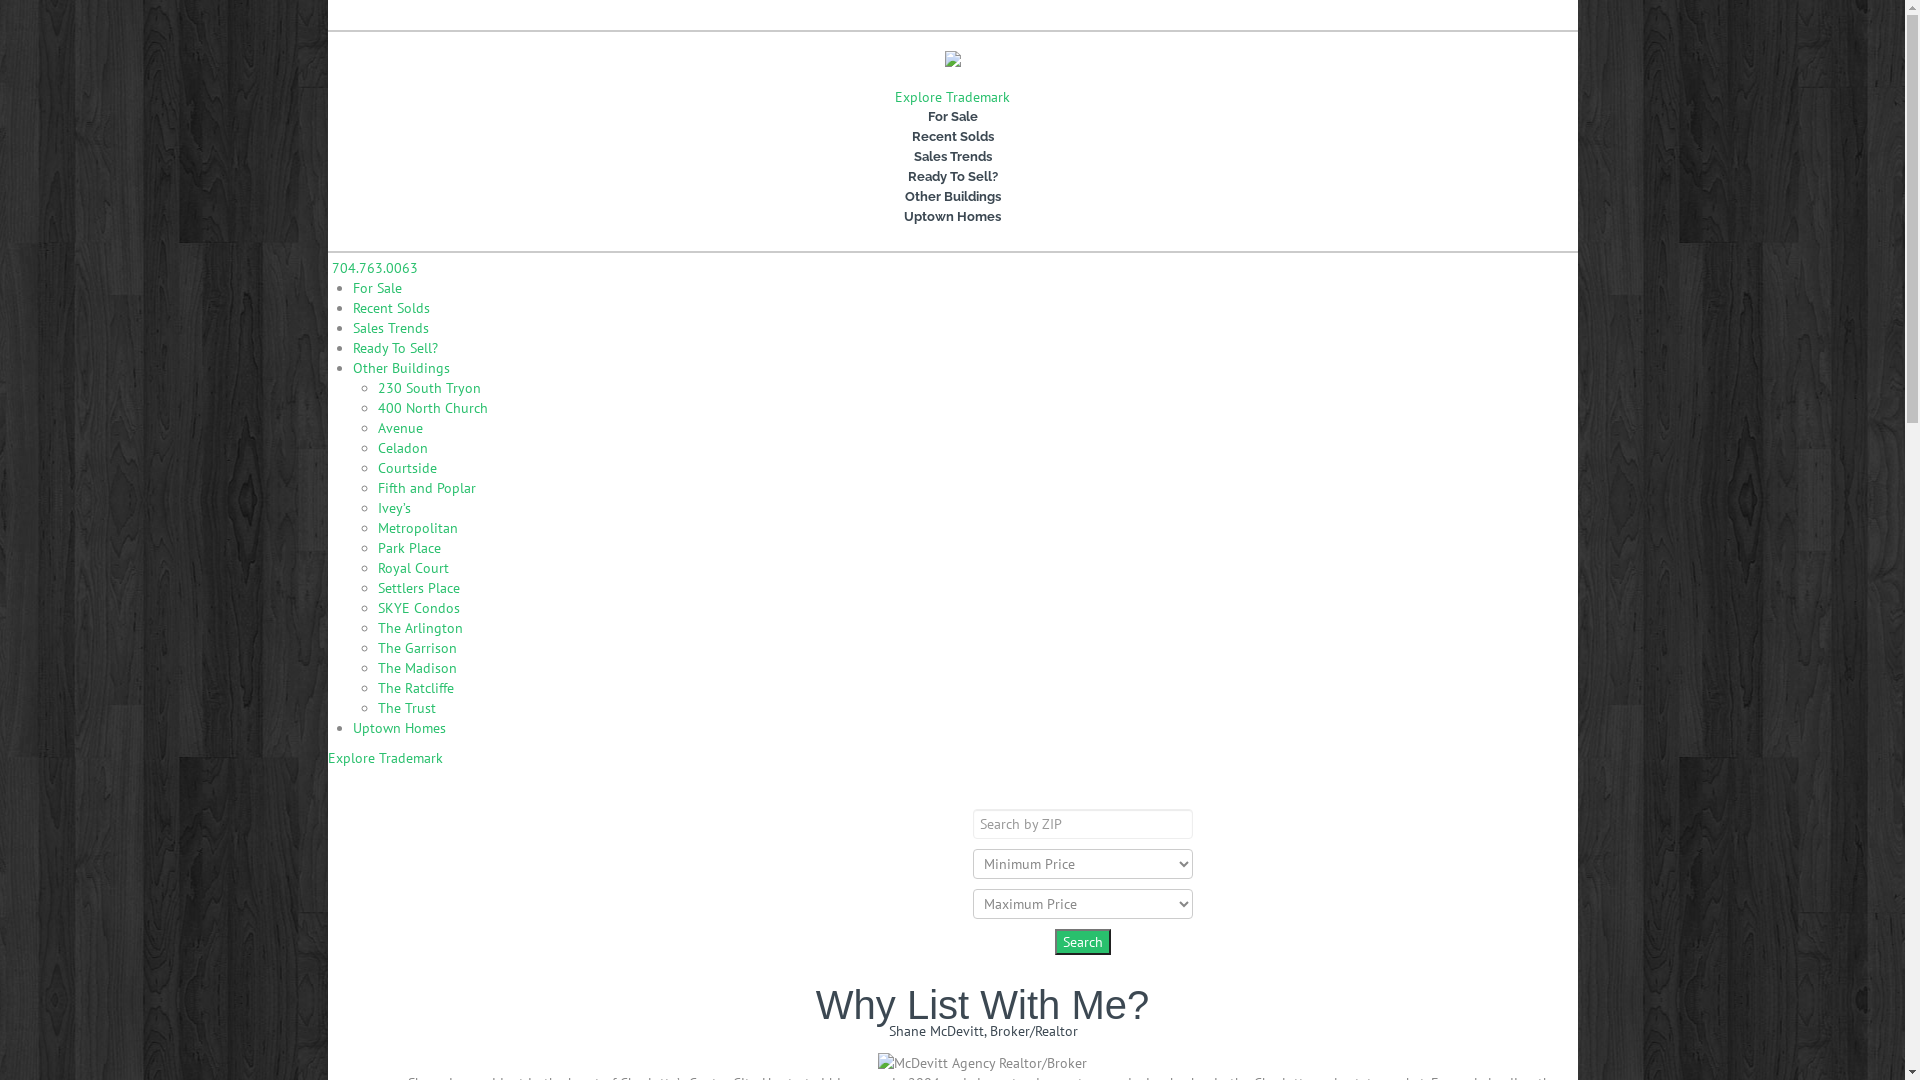 The image size is (1920, 1080). Describe the element at coordinates (373, 266) in the screenshot. I see `' 704.763.0063'` at that location.